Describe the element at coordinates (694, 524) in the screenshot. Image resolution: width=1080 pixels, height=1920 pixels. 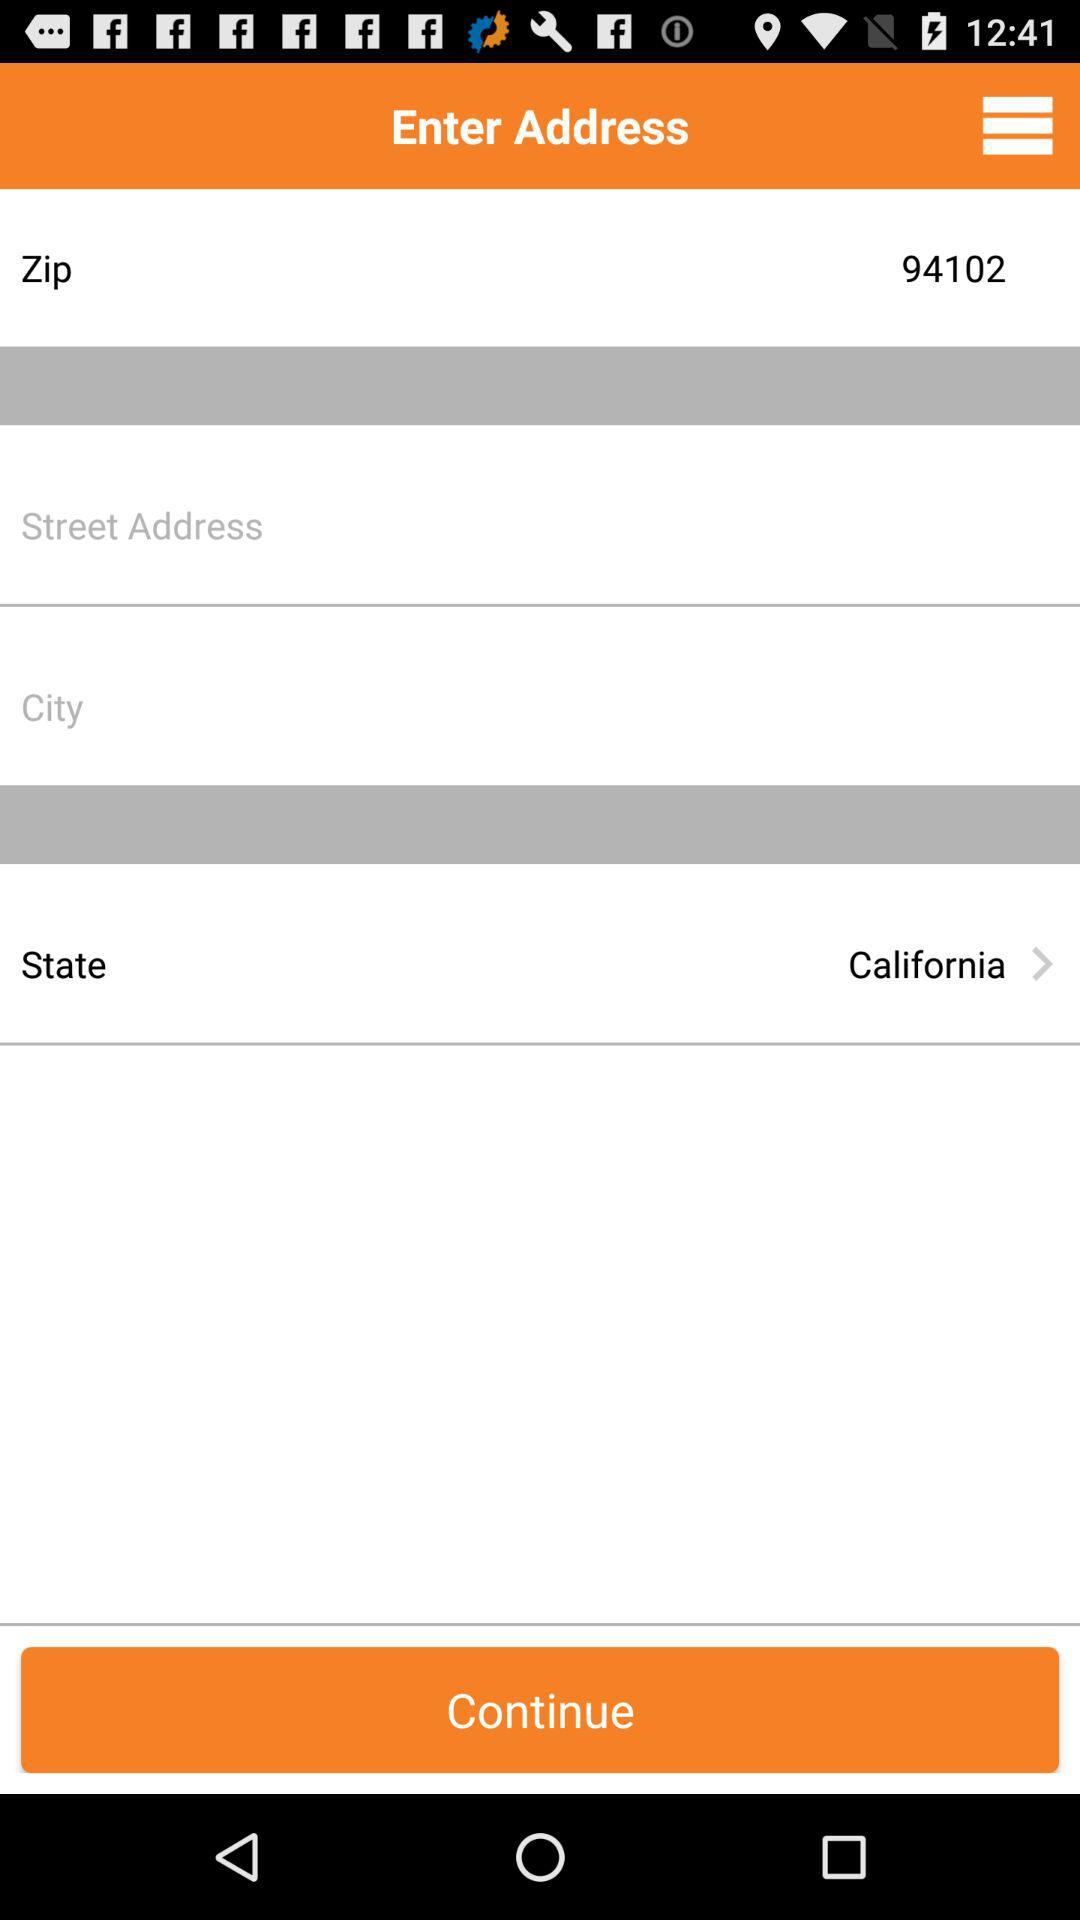
I see `put the address` at that location.